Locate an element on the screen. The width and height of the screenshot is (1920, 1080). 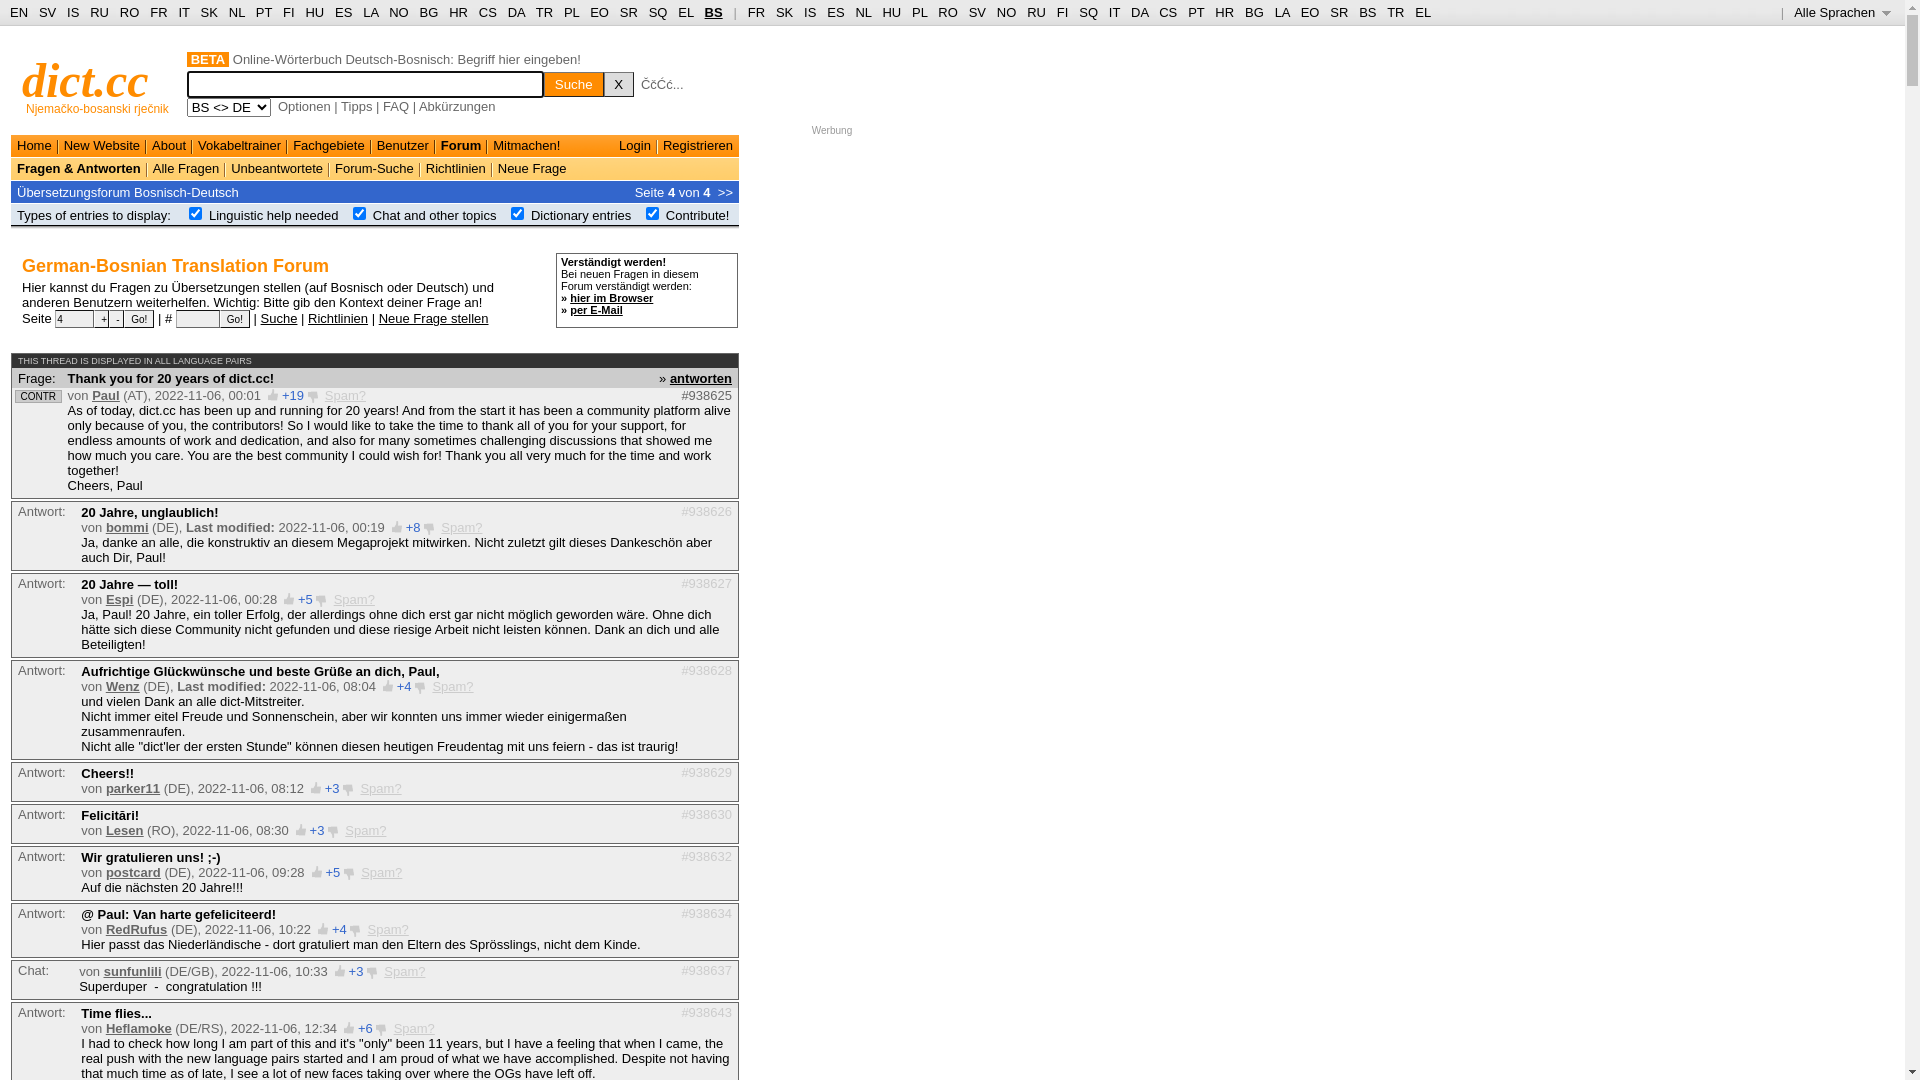
'parker11' is located at coordinates (104, 787).